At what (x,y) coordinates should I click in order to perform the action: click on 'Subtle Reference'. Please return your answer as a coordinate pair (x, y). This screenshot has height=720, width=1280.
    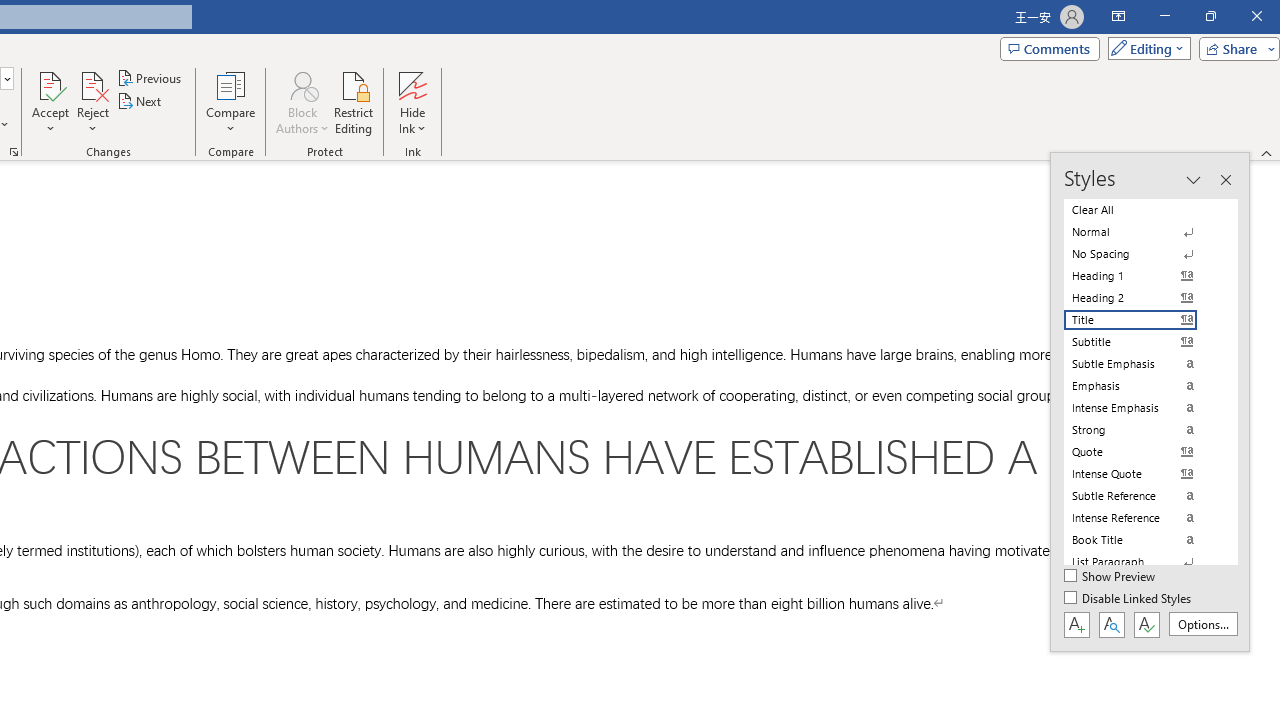
    Looking at the image, I should click on (1142, 495).